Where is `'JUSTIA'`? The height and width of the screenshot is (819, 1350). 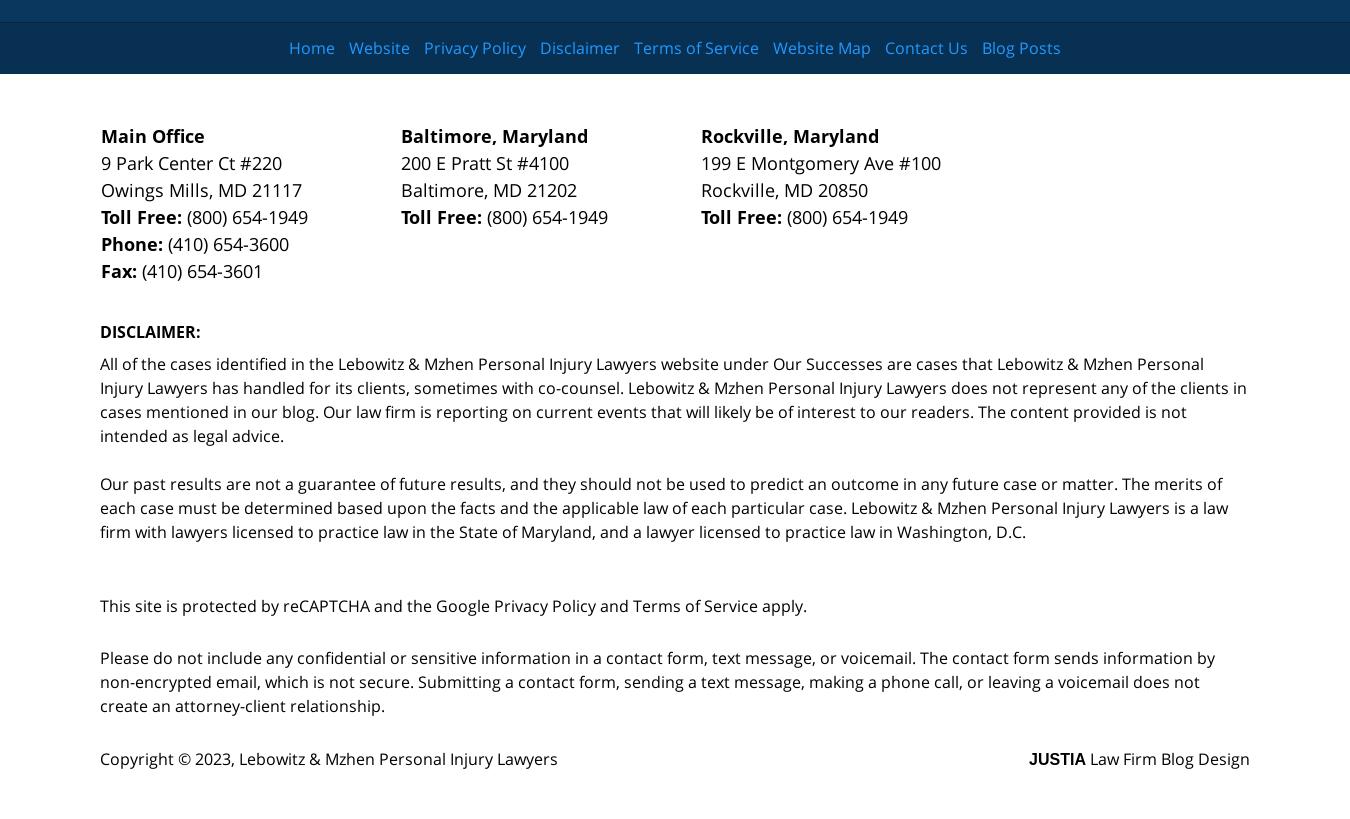
'JUSTIA' is located at coordinates (1028, 758).